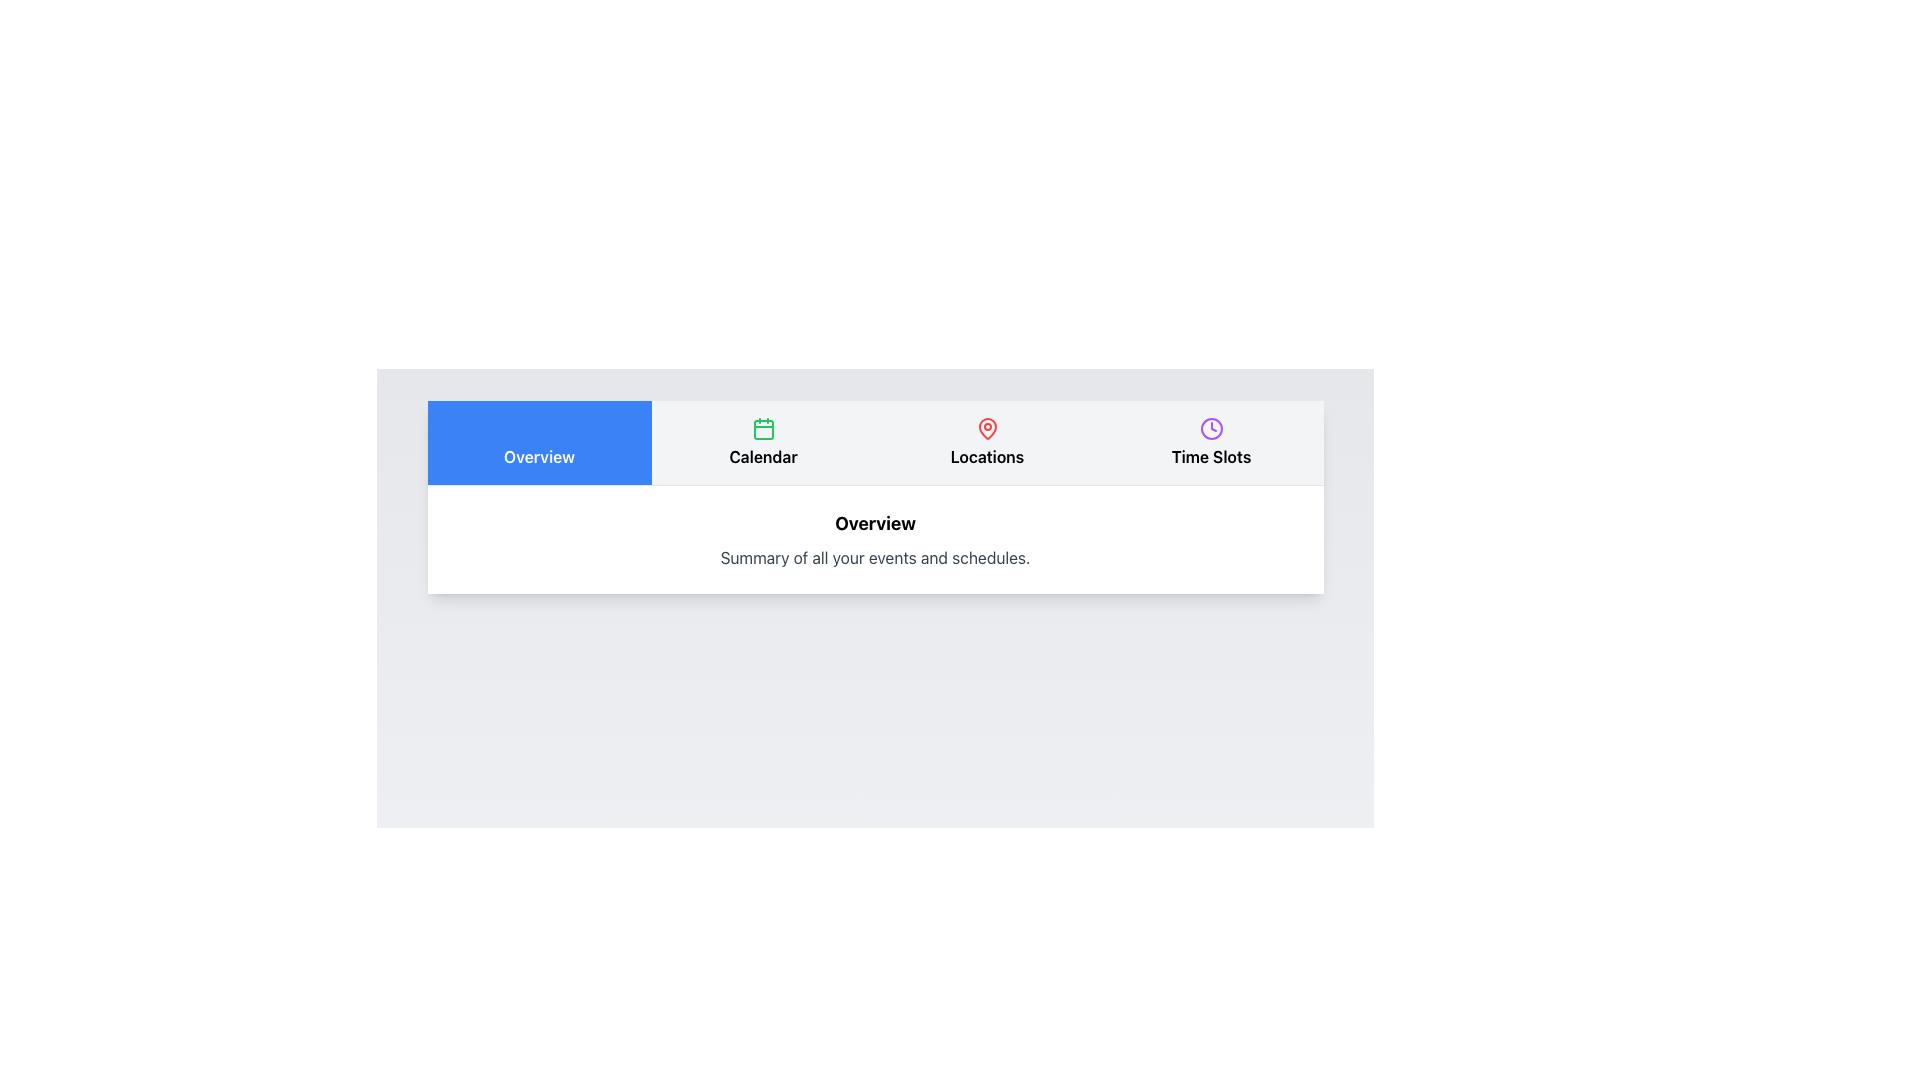 The image size is (1920, 1080). Describe the element at coordinates (987, 442) in the screenshot. I see `the red pin icon with the label 'Locations' in the navigation bar` at that location.